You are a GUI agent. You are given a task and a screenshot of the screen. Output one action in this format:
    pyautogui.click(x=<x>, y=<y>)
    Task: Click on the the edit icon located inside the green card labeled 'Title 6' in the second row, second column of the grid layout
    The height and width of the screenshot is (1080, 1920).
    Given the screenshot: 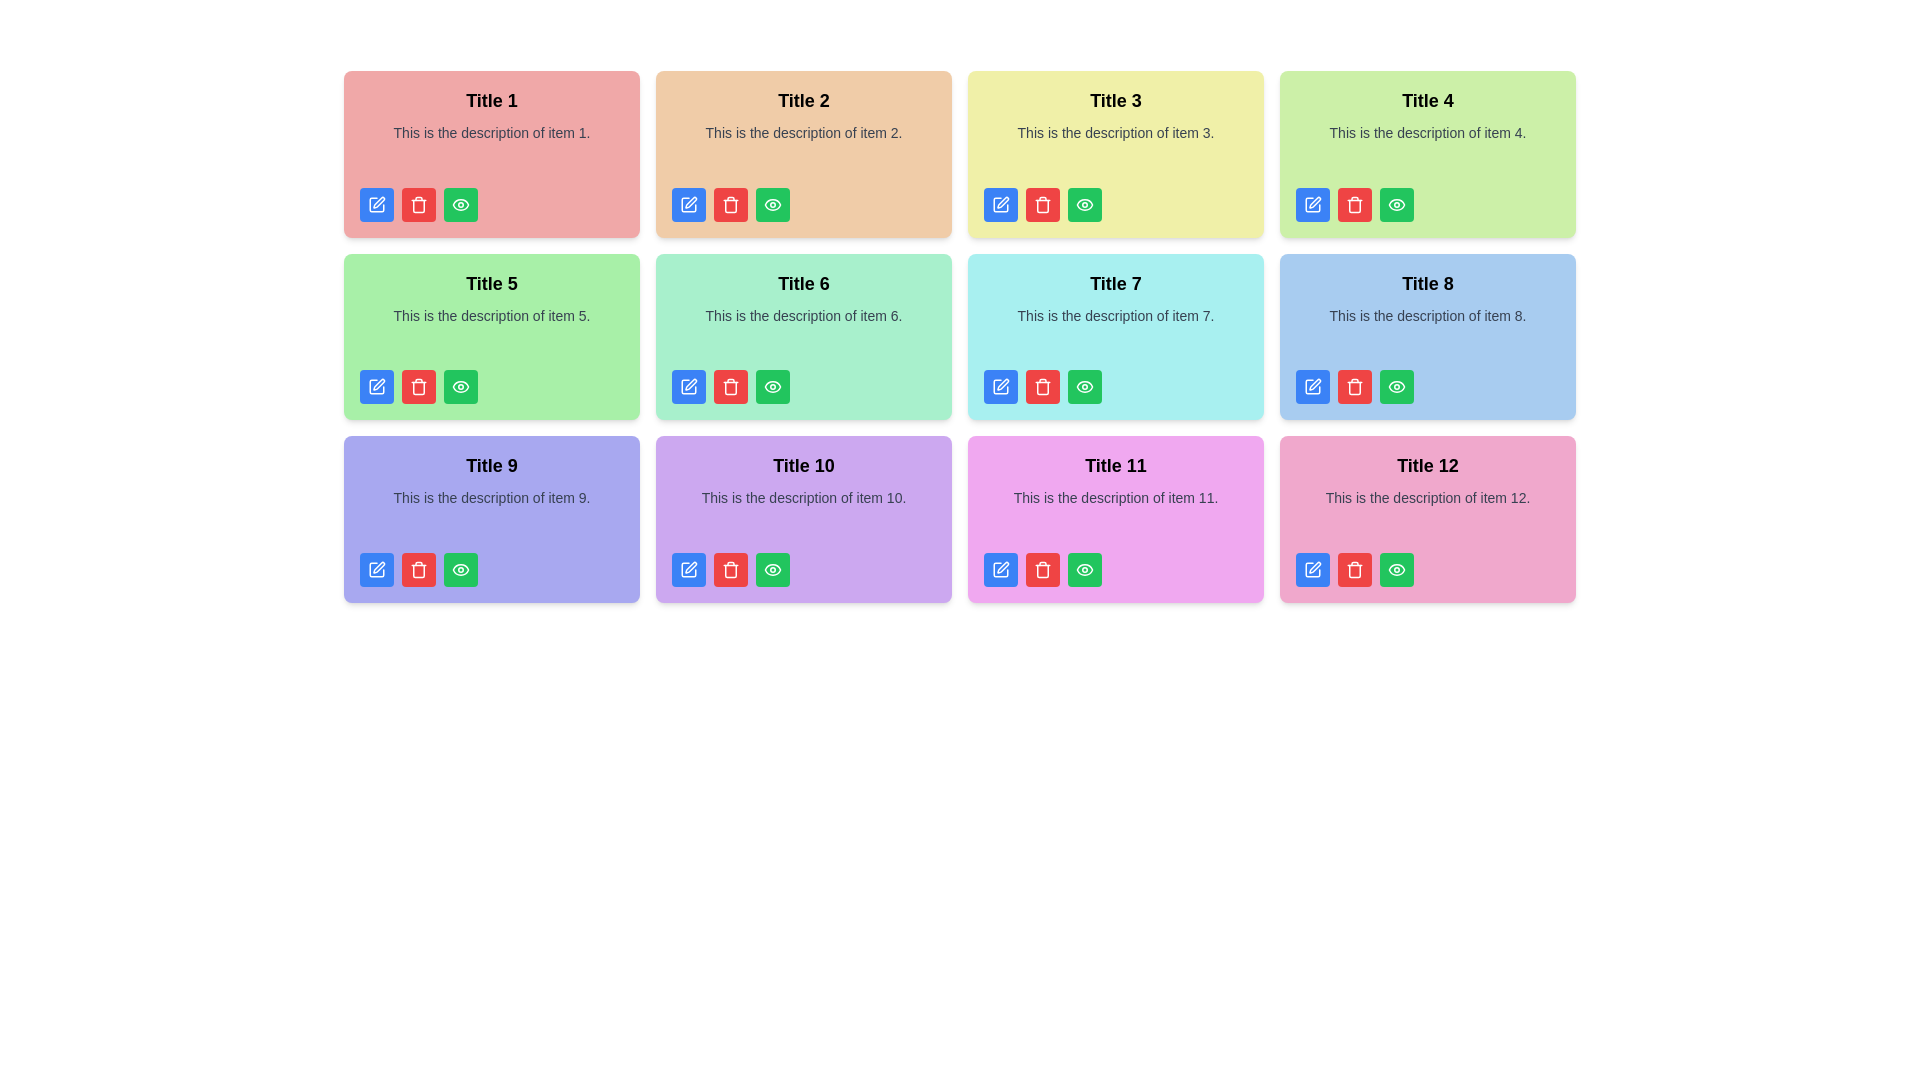 What is the action you would take?
    pyautogui.click(x=691, y=384)
    